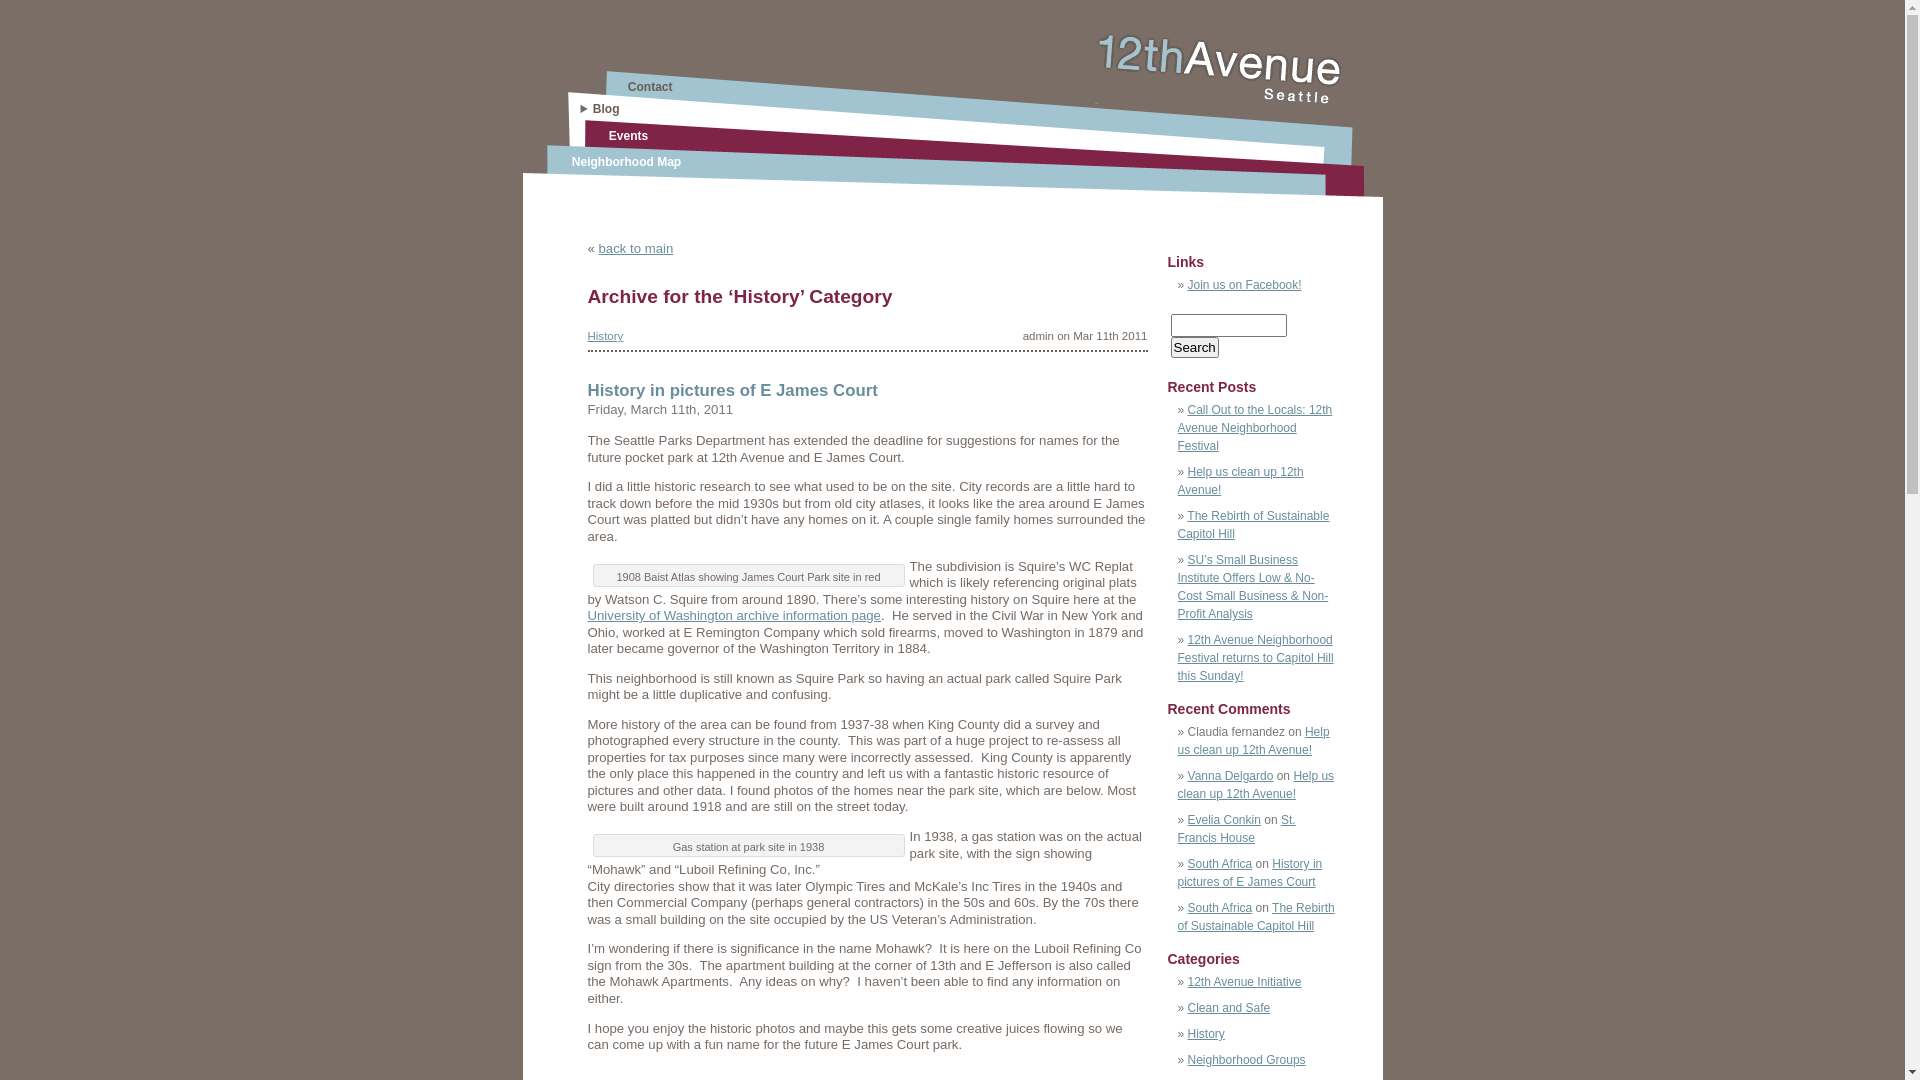  Describe the element at coordinates (1243, 285) in the screenshot. I see `'Join us on Facebook!'` at that location.